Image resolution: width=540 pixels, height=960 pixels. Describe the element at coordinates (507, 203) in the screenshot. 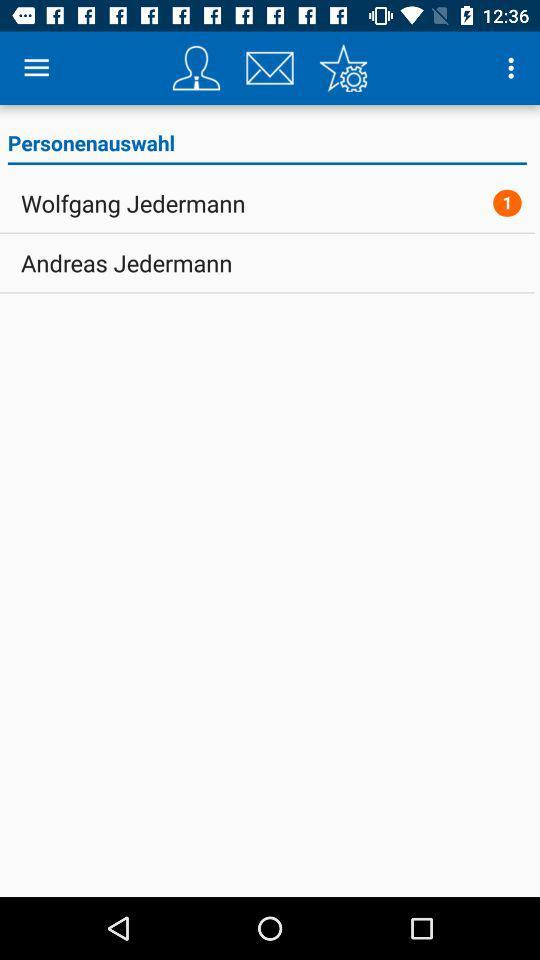

I see `the  1  icon` at that location.